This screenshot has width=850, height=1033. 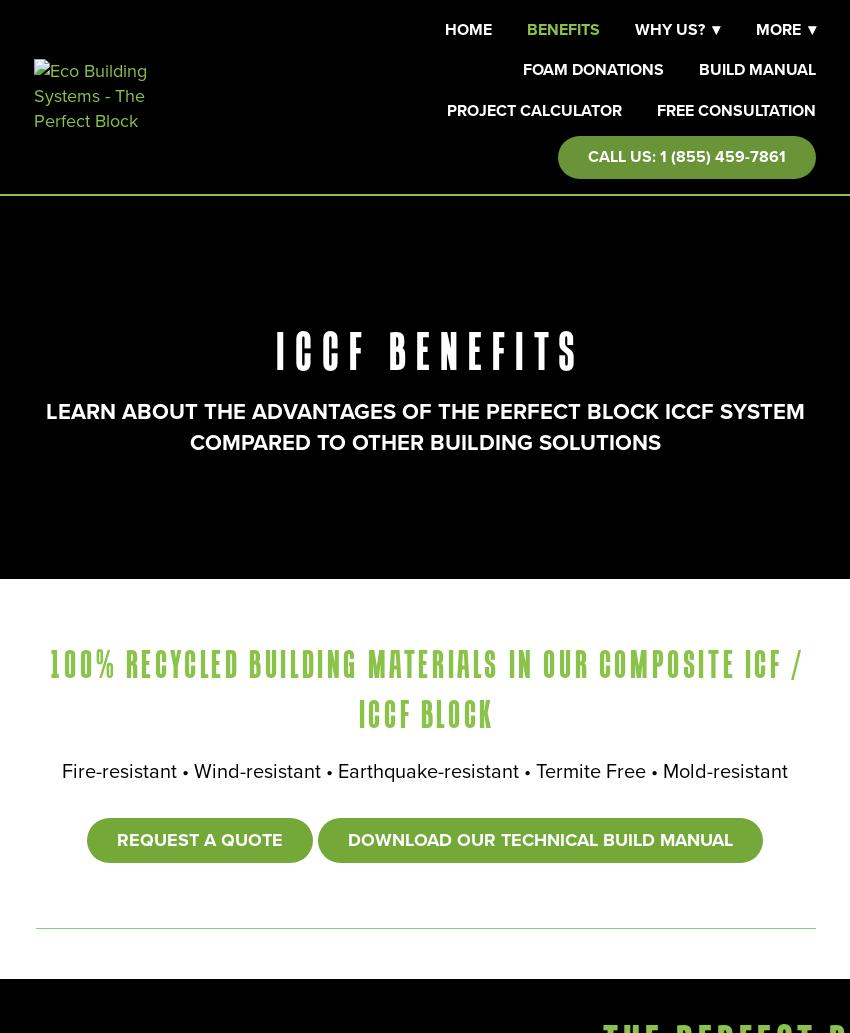 What do you see at coordinates (563, 29) in the screenshot?
I see `'Benefits'` at bounding box center [563, 29].